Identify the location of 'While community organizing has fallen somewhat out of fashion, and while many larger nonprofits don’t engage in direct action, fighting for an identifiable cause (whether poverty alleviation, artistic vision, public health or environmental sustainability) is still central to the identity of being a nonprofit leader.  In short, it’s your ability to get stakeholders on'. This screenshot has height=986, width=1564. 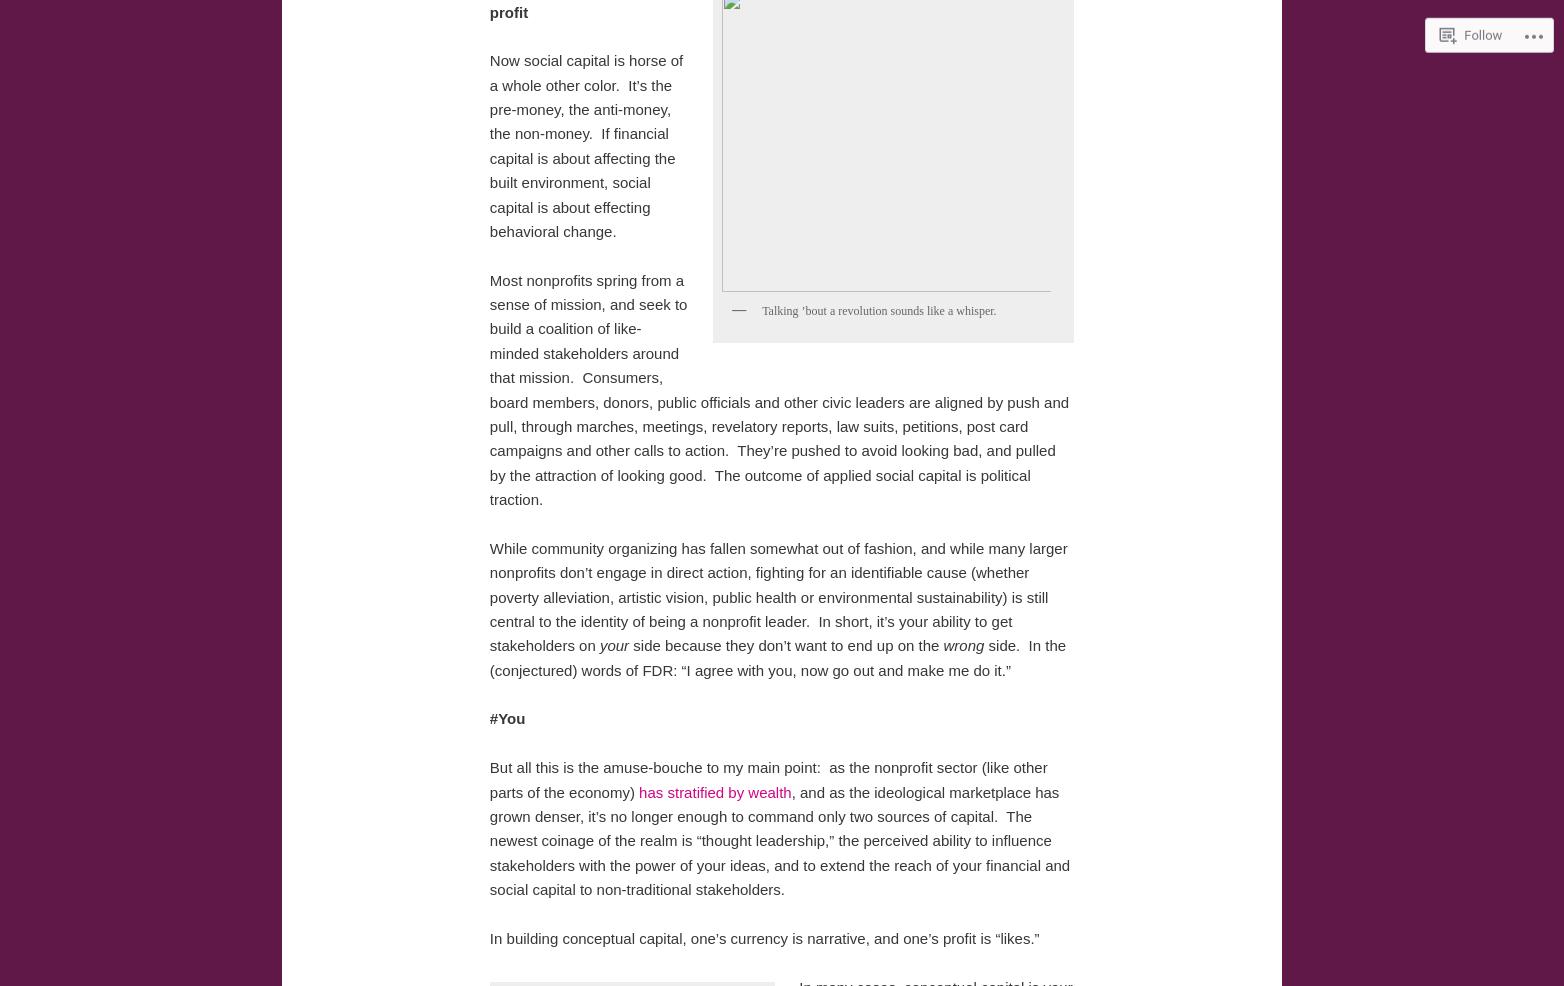
(776, 596).